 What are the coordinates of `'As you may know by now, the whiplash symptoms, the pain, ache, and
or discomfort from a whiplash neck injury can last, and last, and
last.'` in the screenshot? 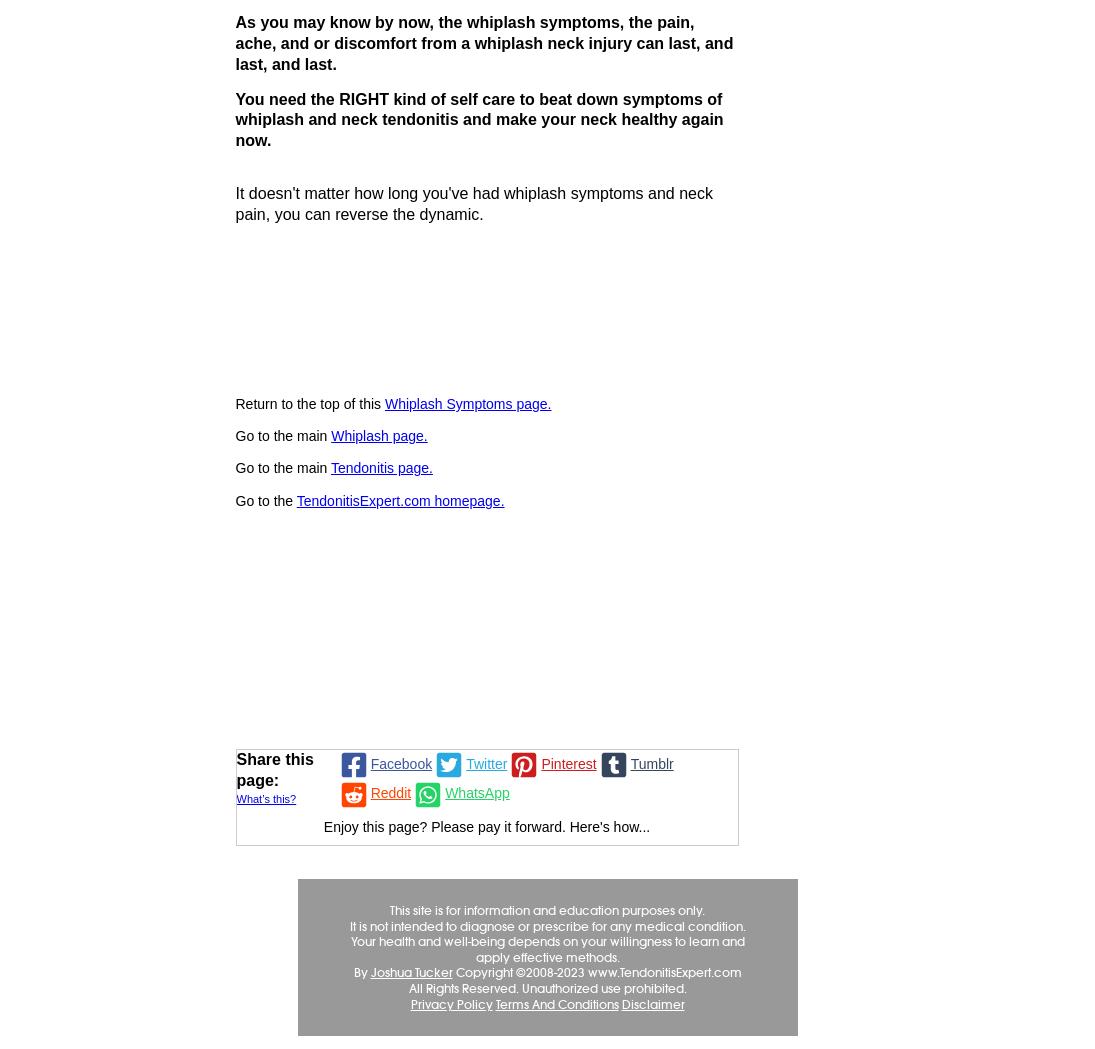 It's located at (482, 43).